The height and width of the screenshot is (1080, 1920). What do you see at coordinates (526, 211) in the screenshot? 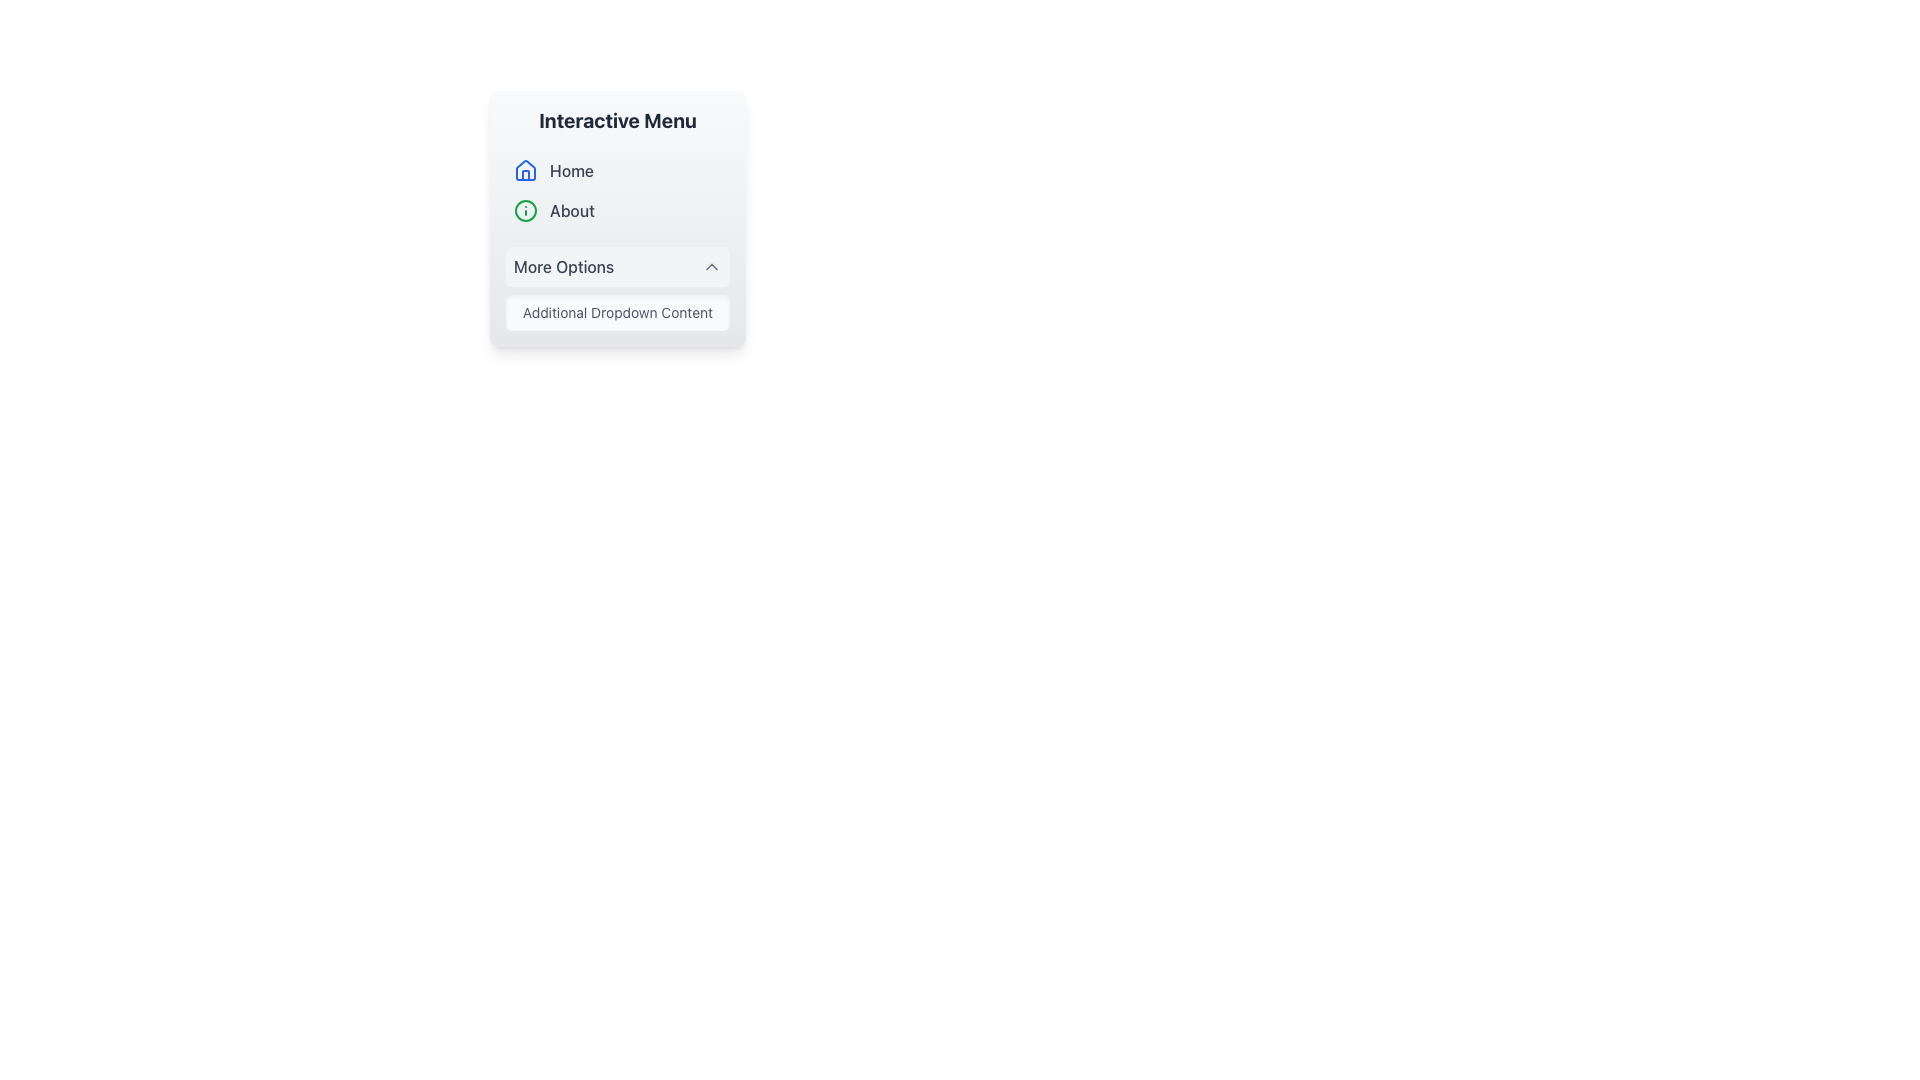
I see `the circular SVG shape of the green 'Information' icon located adjacent to the 'About' label in the menu` at bounding box center [526, 211].